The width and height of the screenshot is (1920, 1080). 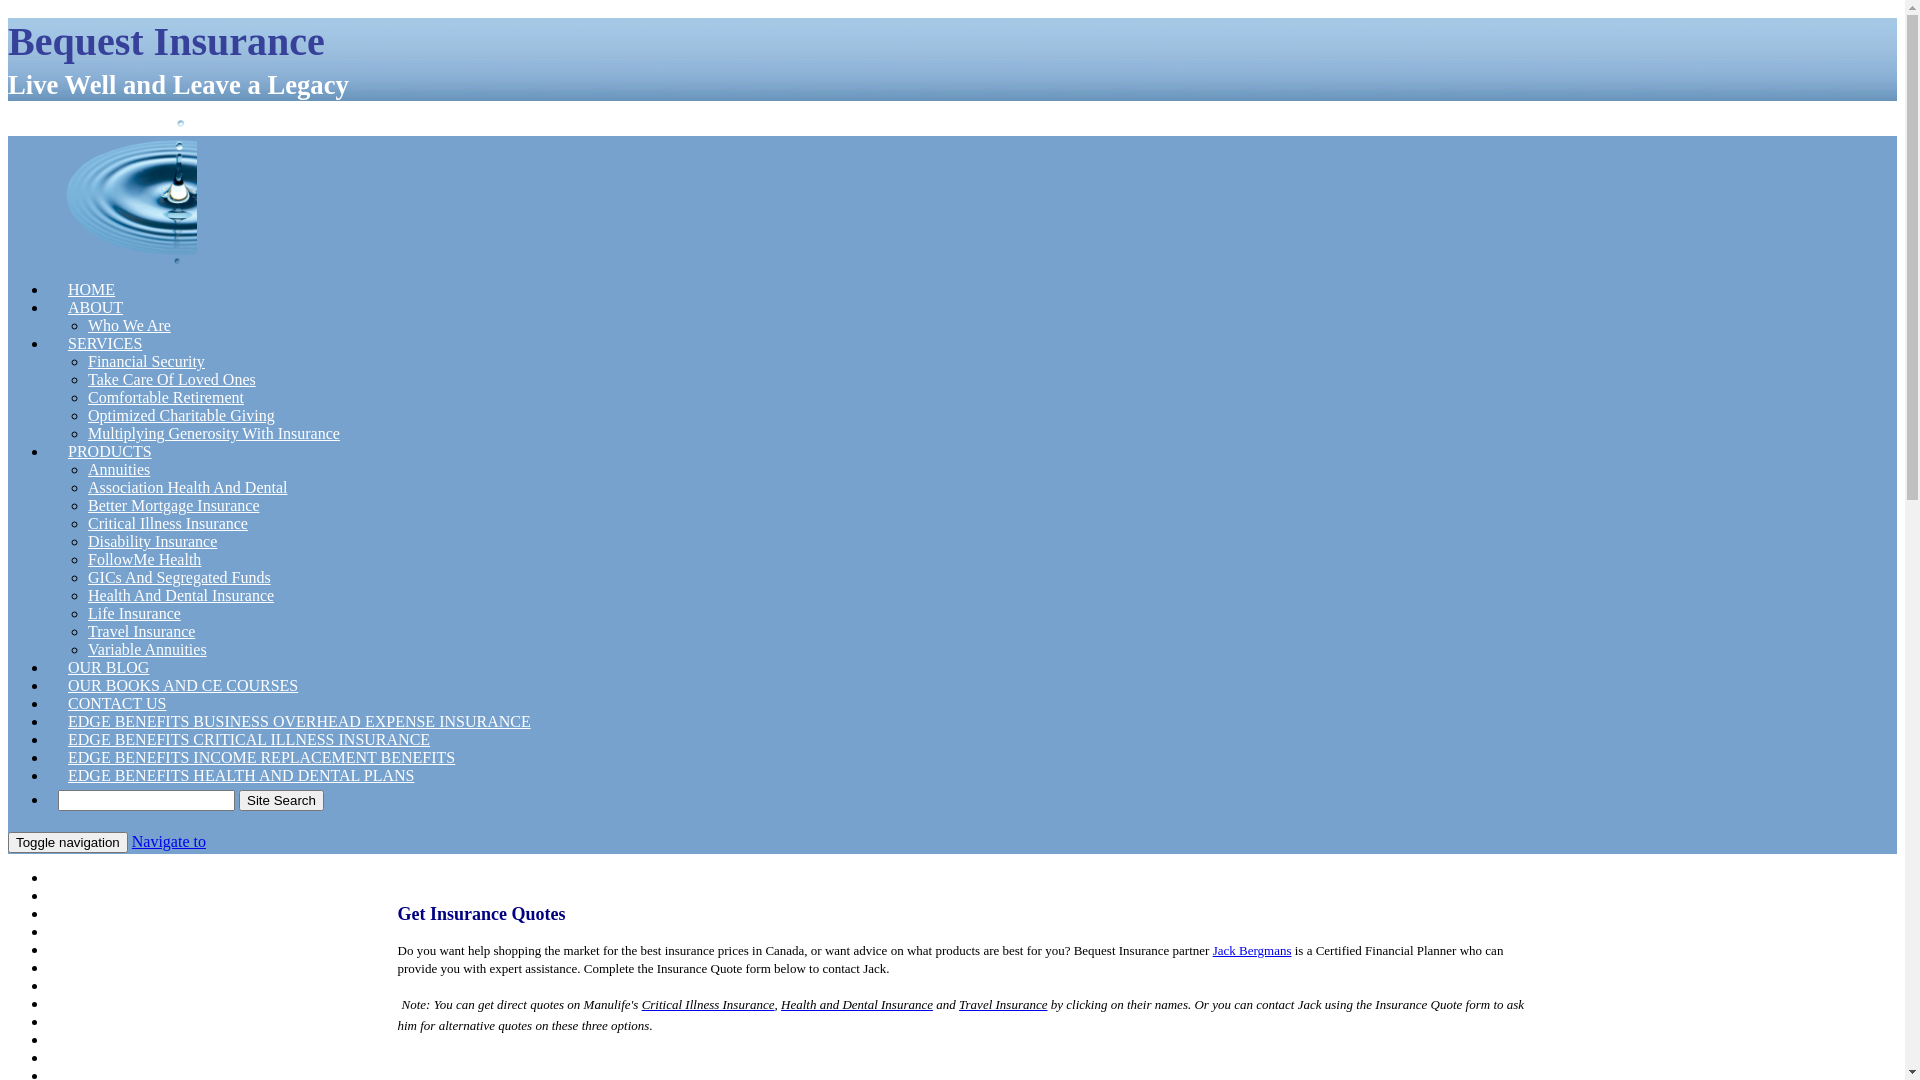 I want to click on 'HOME', so click(x=90, y=289).